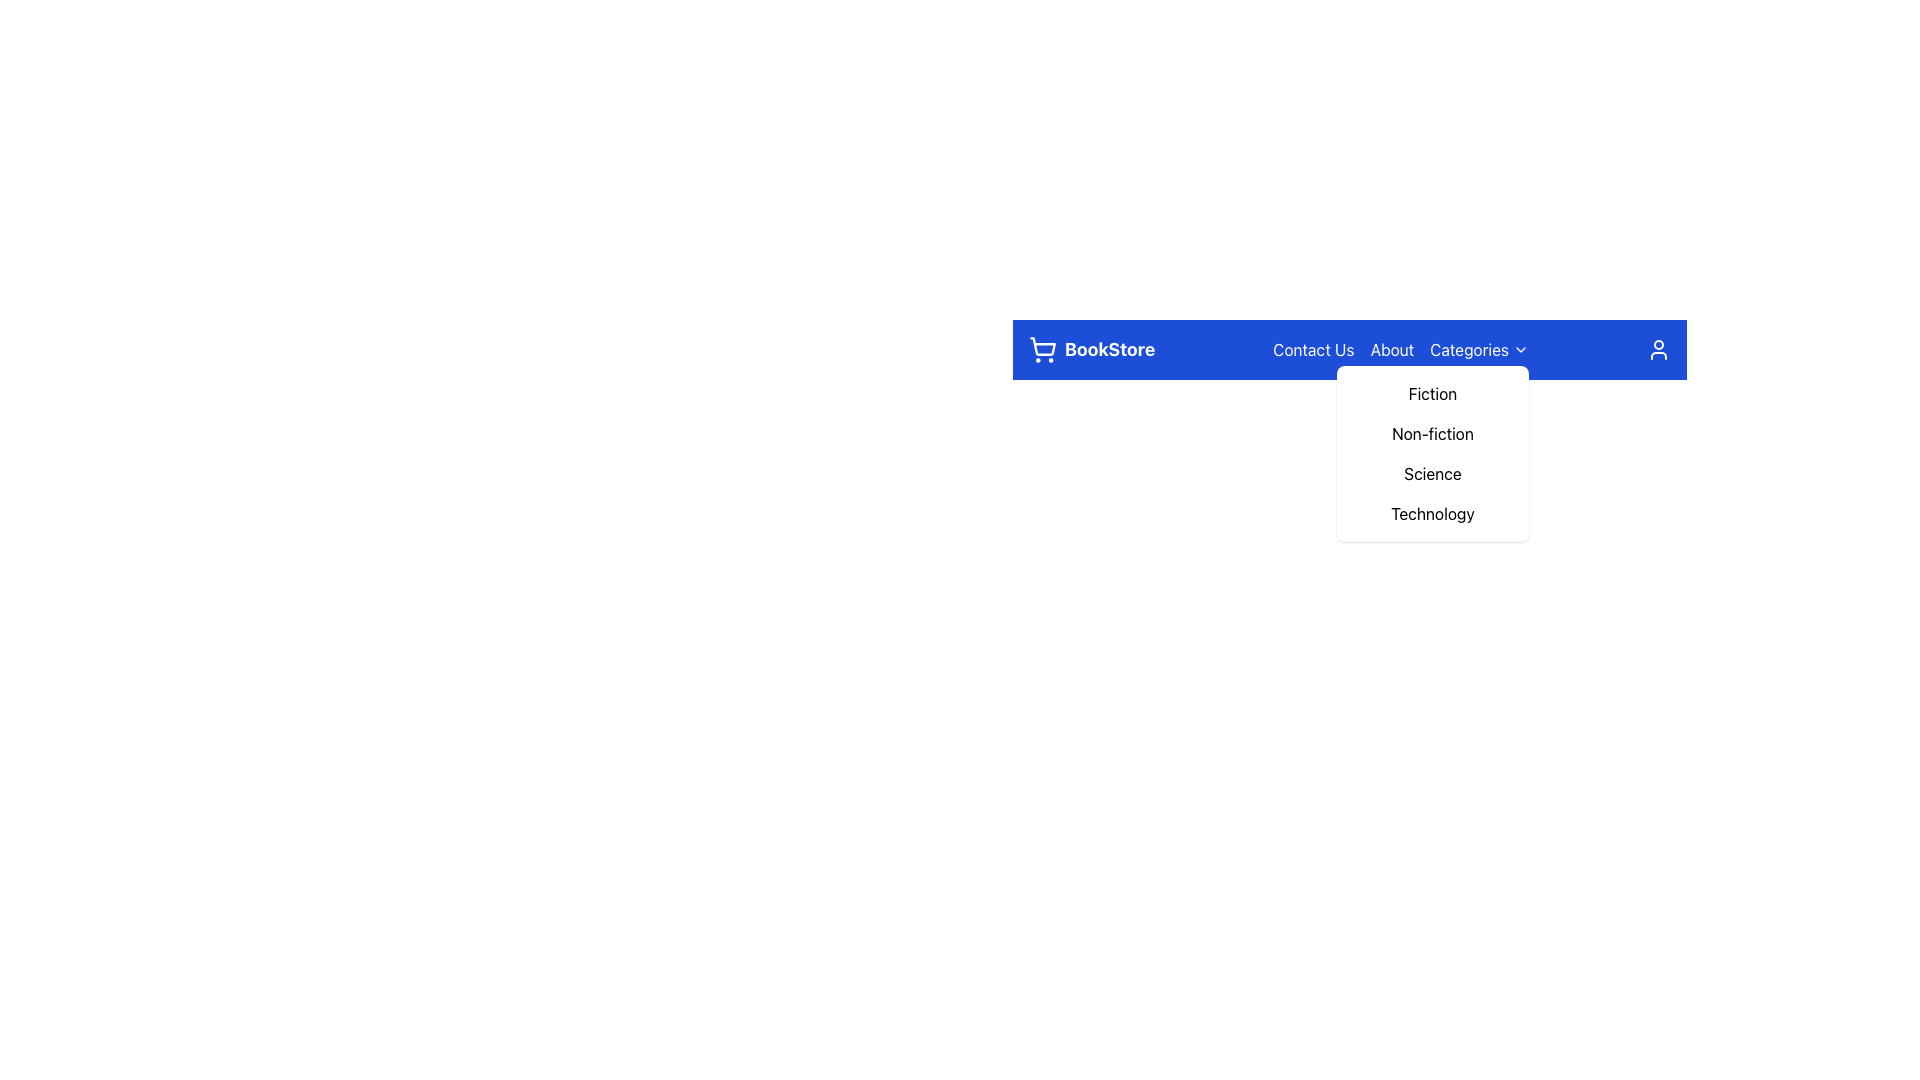  What do you see at coordinates (1091, 349) in the screenshot?
I see `the website's title or brand text label located at the top-left corner of the main navigation bar, which redirects users to the homepage` at bounding box center [1091, 349].